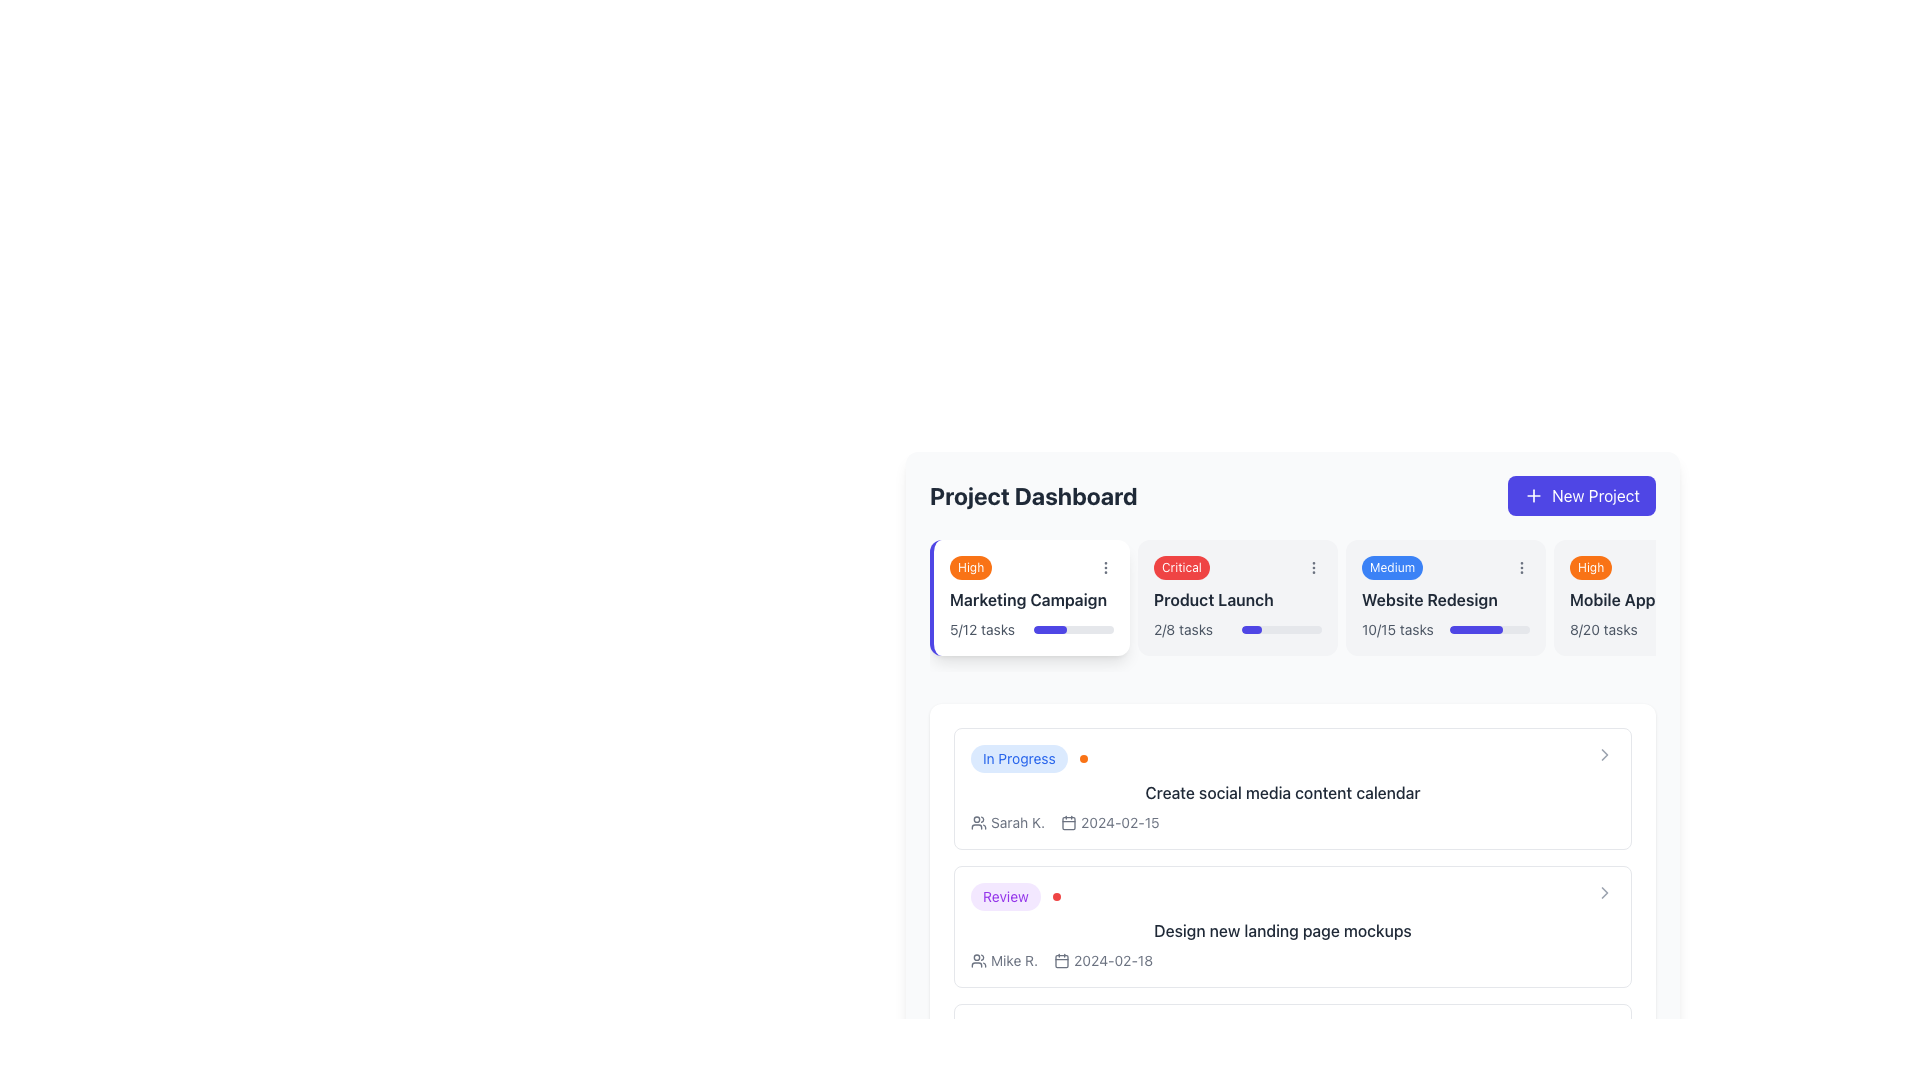 The height and width of the screenshot is (1080, 1920). Describe the element at coordinates (1183, 628) in the screenshot. I see `the '2/8 tasks' text label located at the bottom left of the 'Product Launch' card` at that location.